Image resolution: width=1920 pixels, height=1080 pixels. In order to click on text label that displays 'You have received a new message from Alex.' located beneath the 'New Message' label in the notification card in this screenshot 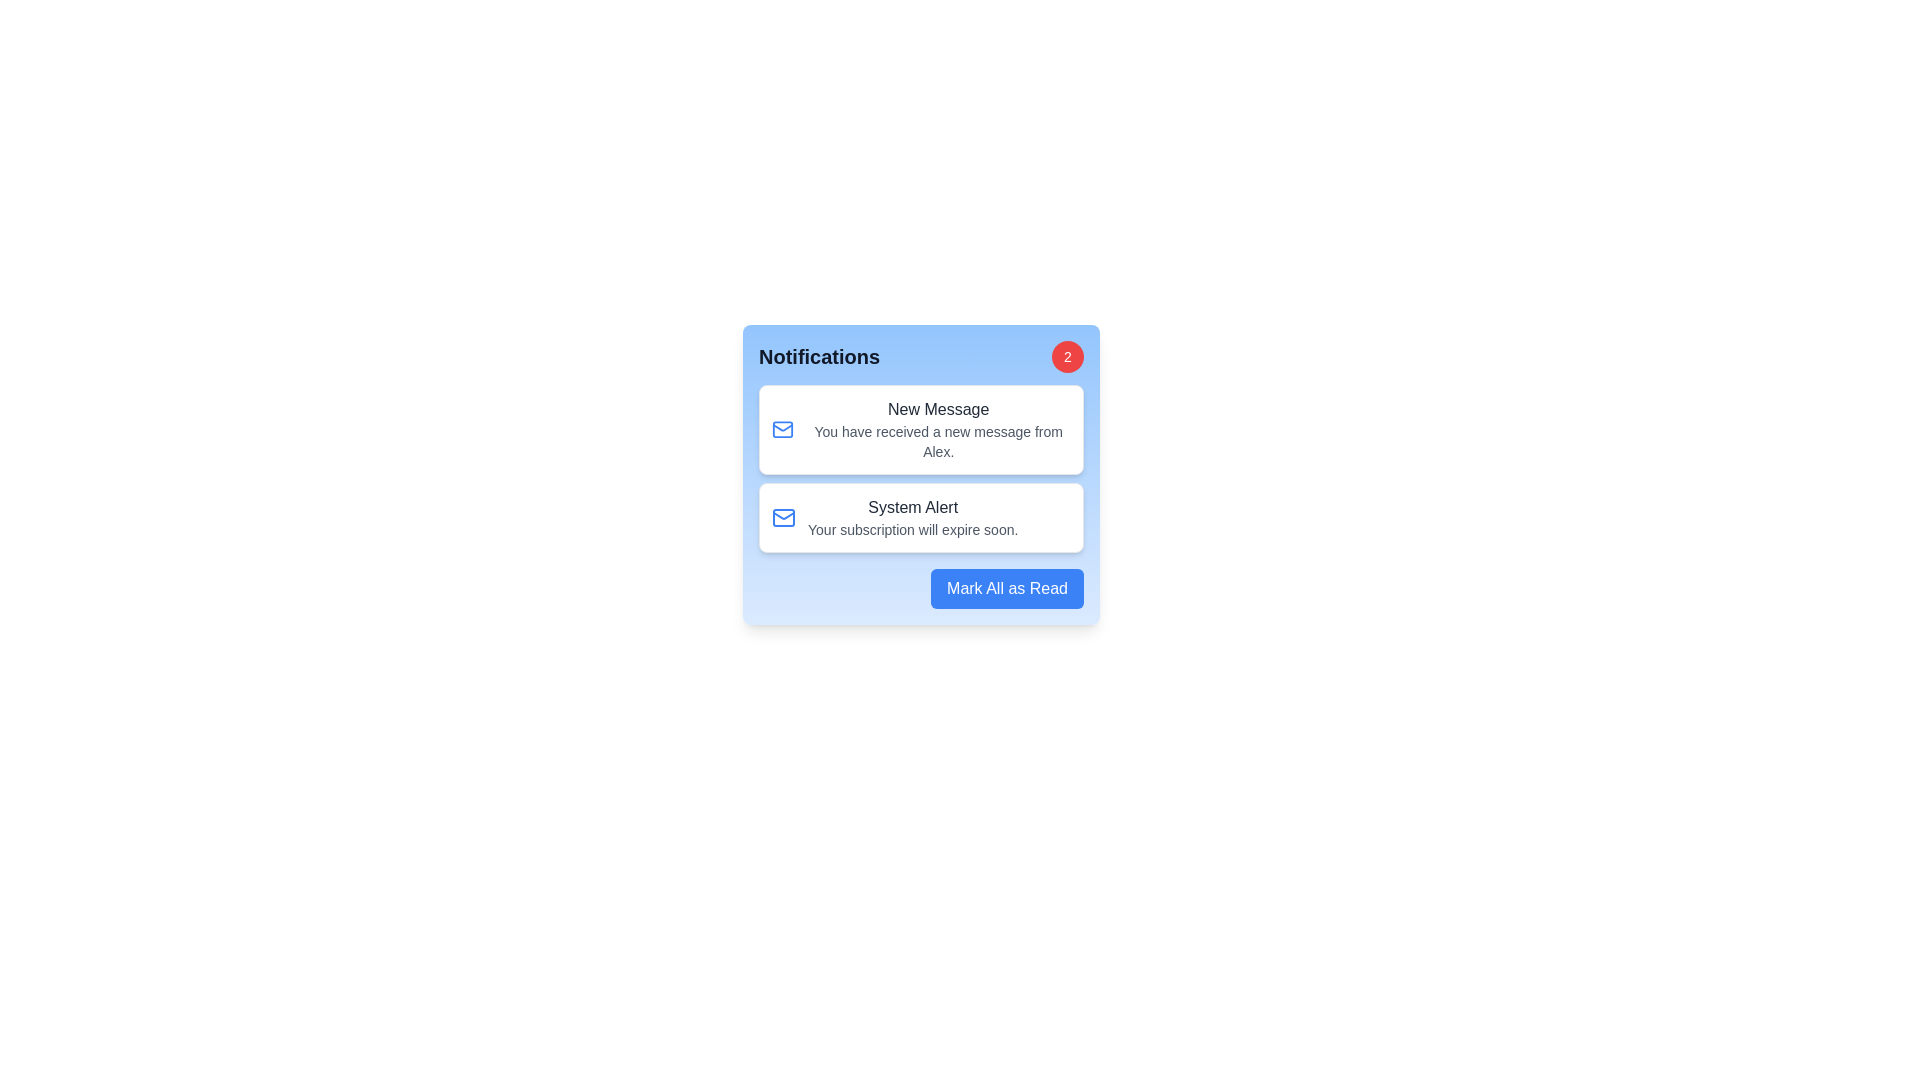, I will do `click(937, 441)`.